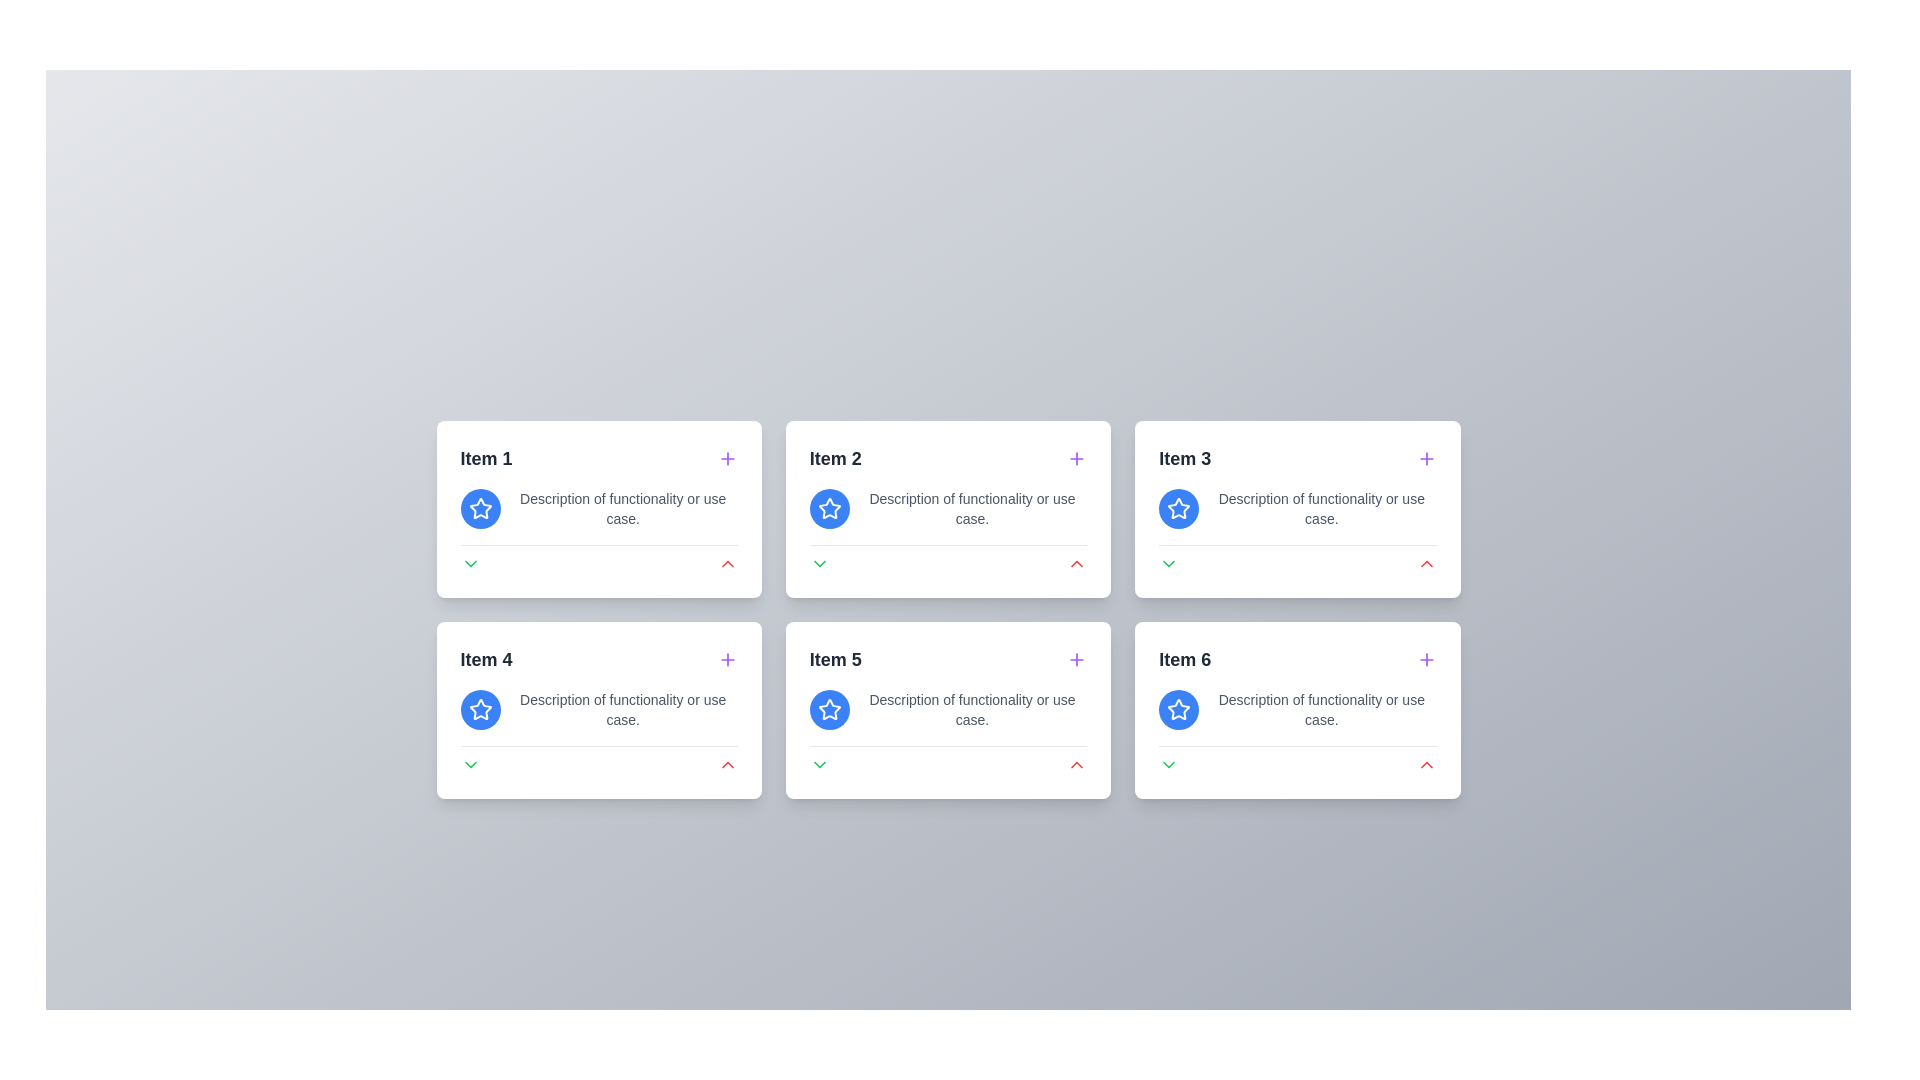  I want to click on the green downward-facing chevron icon located at the bottom left of the first card in the grid layout, so click(469, 563).